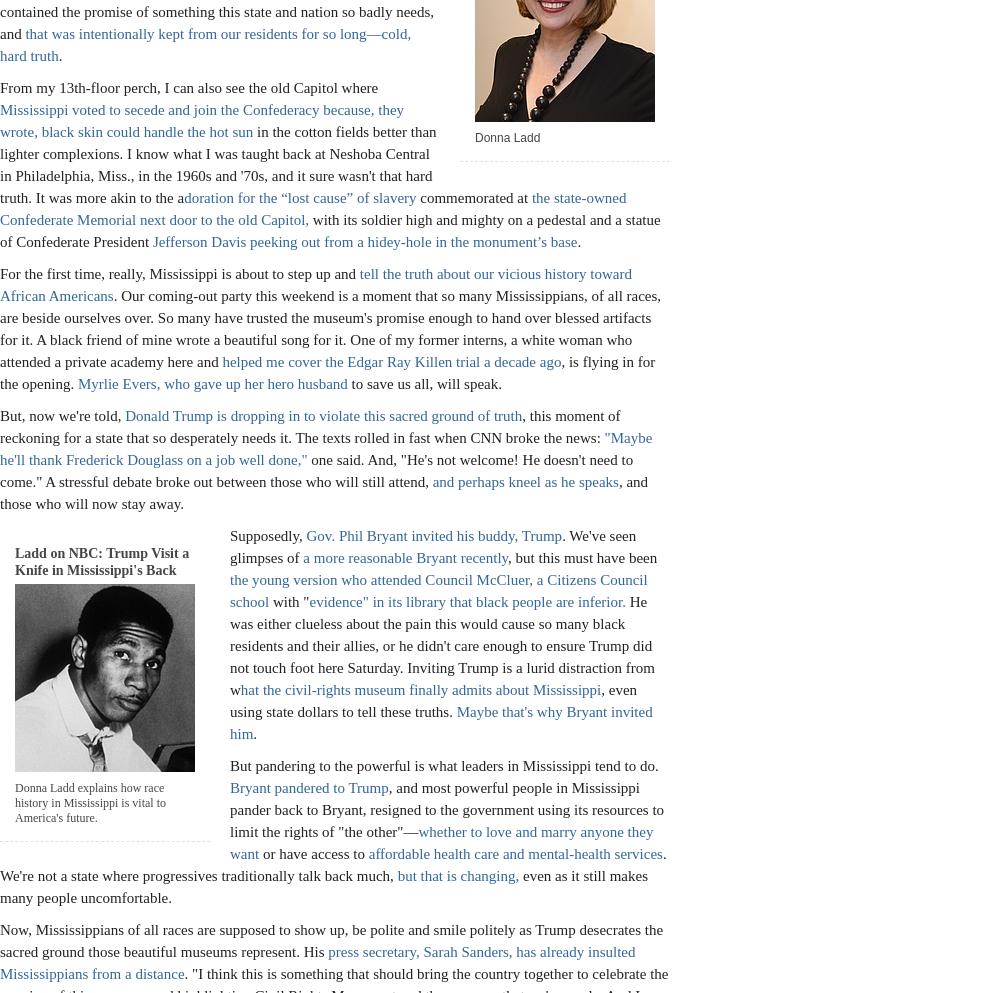 The image size is (1000, 993). Describe the element at coordinates (62, 413) in the screenshot. I see `'But, now we're told,'` at that location.